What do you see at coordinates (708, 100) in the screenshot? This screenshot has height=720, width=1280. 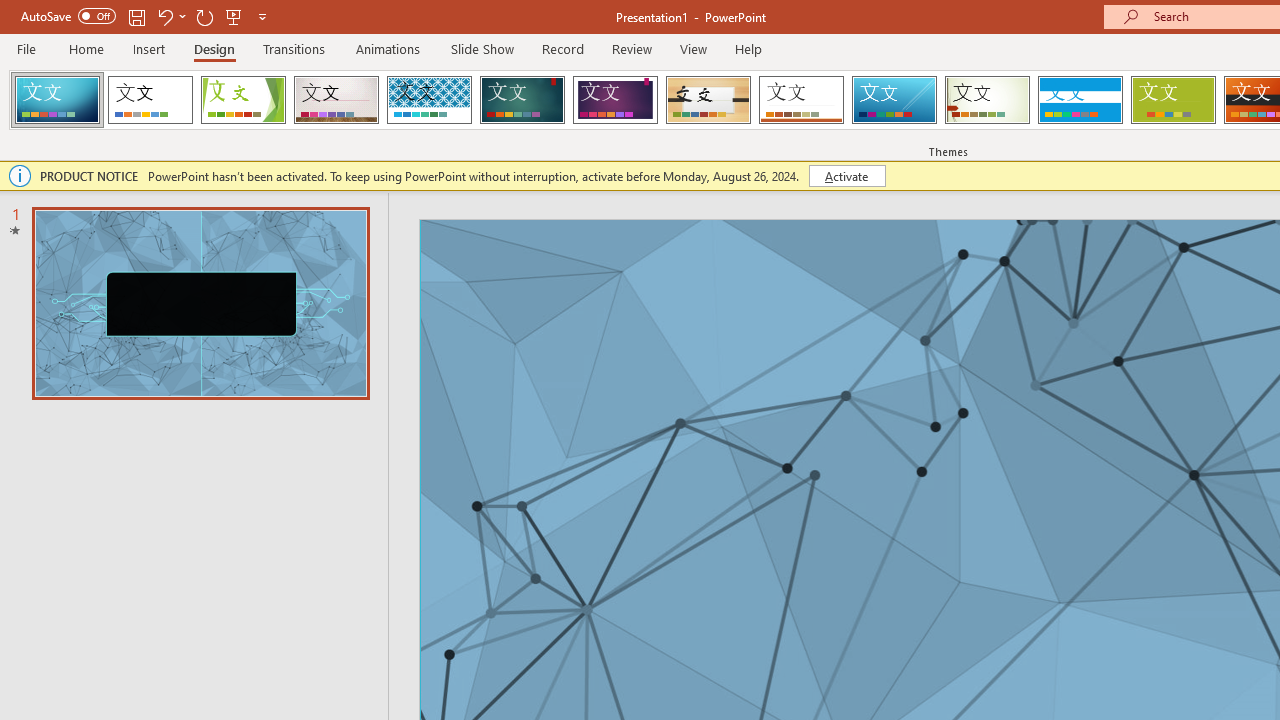 I see `'Organic'` at bounding box center [708, 100].